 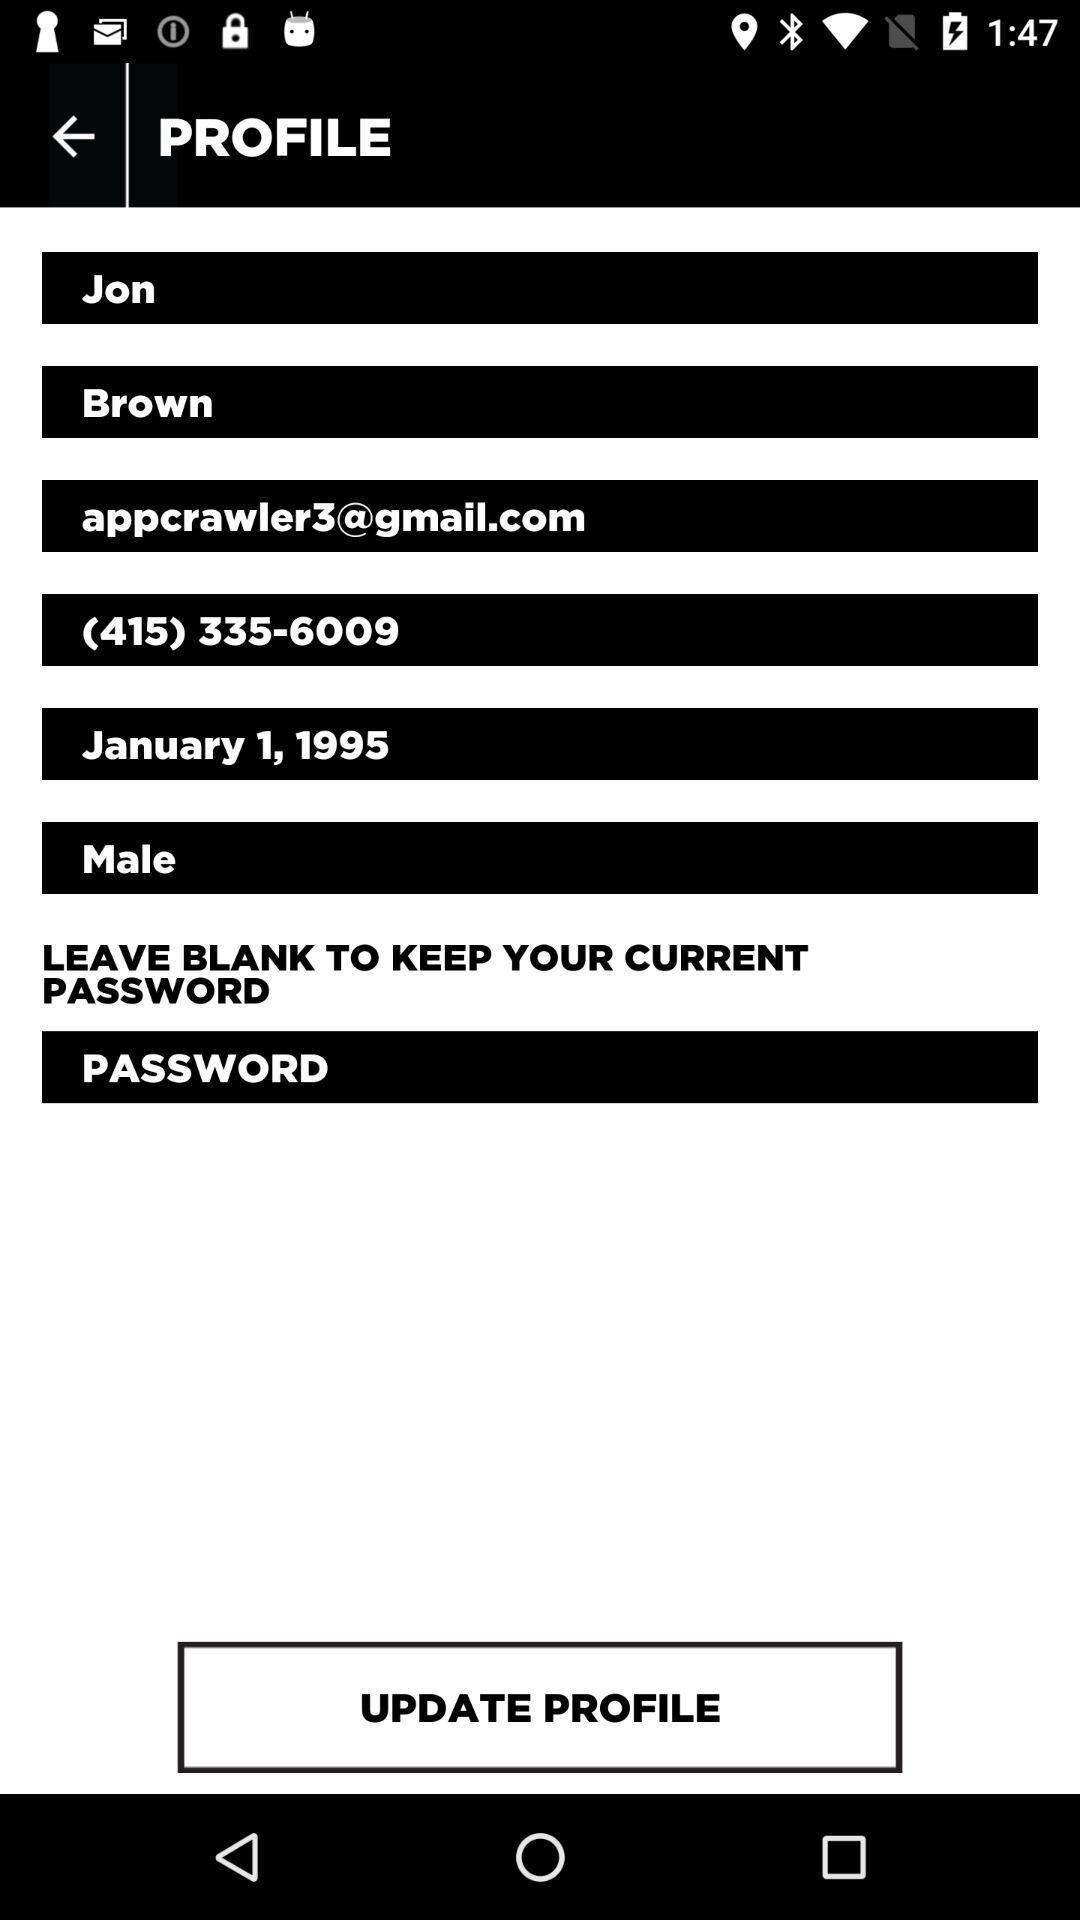 What do you see at coordinates (540, 1066) in the screenshot?
I see `current password` at bounding box center [540, 1066].